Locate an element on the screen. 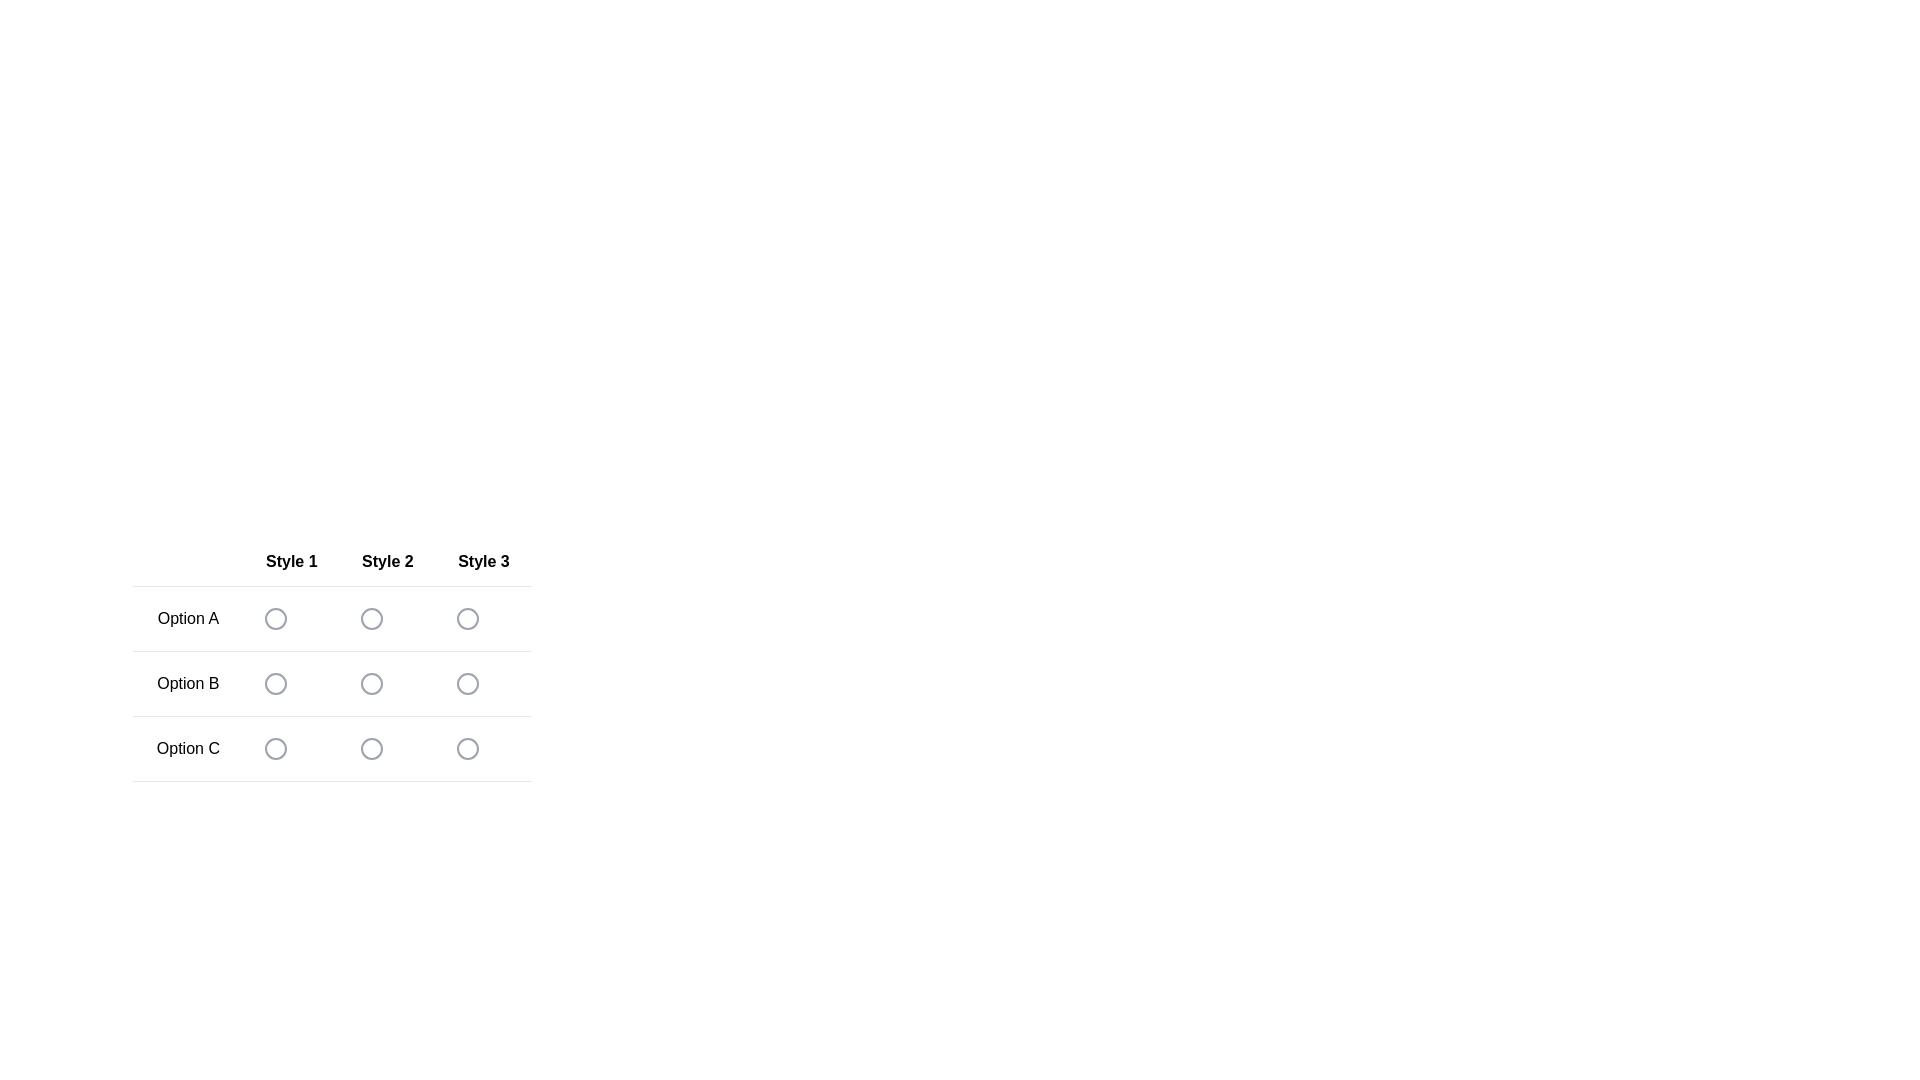 The height and width of the screenshot is (1080, 1920). the first radio button labeled 'Option B' under the 'Style 1' category is located at coordinates (274, 682).